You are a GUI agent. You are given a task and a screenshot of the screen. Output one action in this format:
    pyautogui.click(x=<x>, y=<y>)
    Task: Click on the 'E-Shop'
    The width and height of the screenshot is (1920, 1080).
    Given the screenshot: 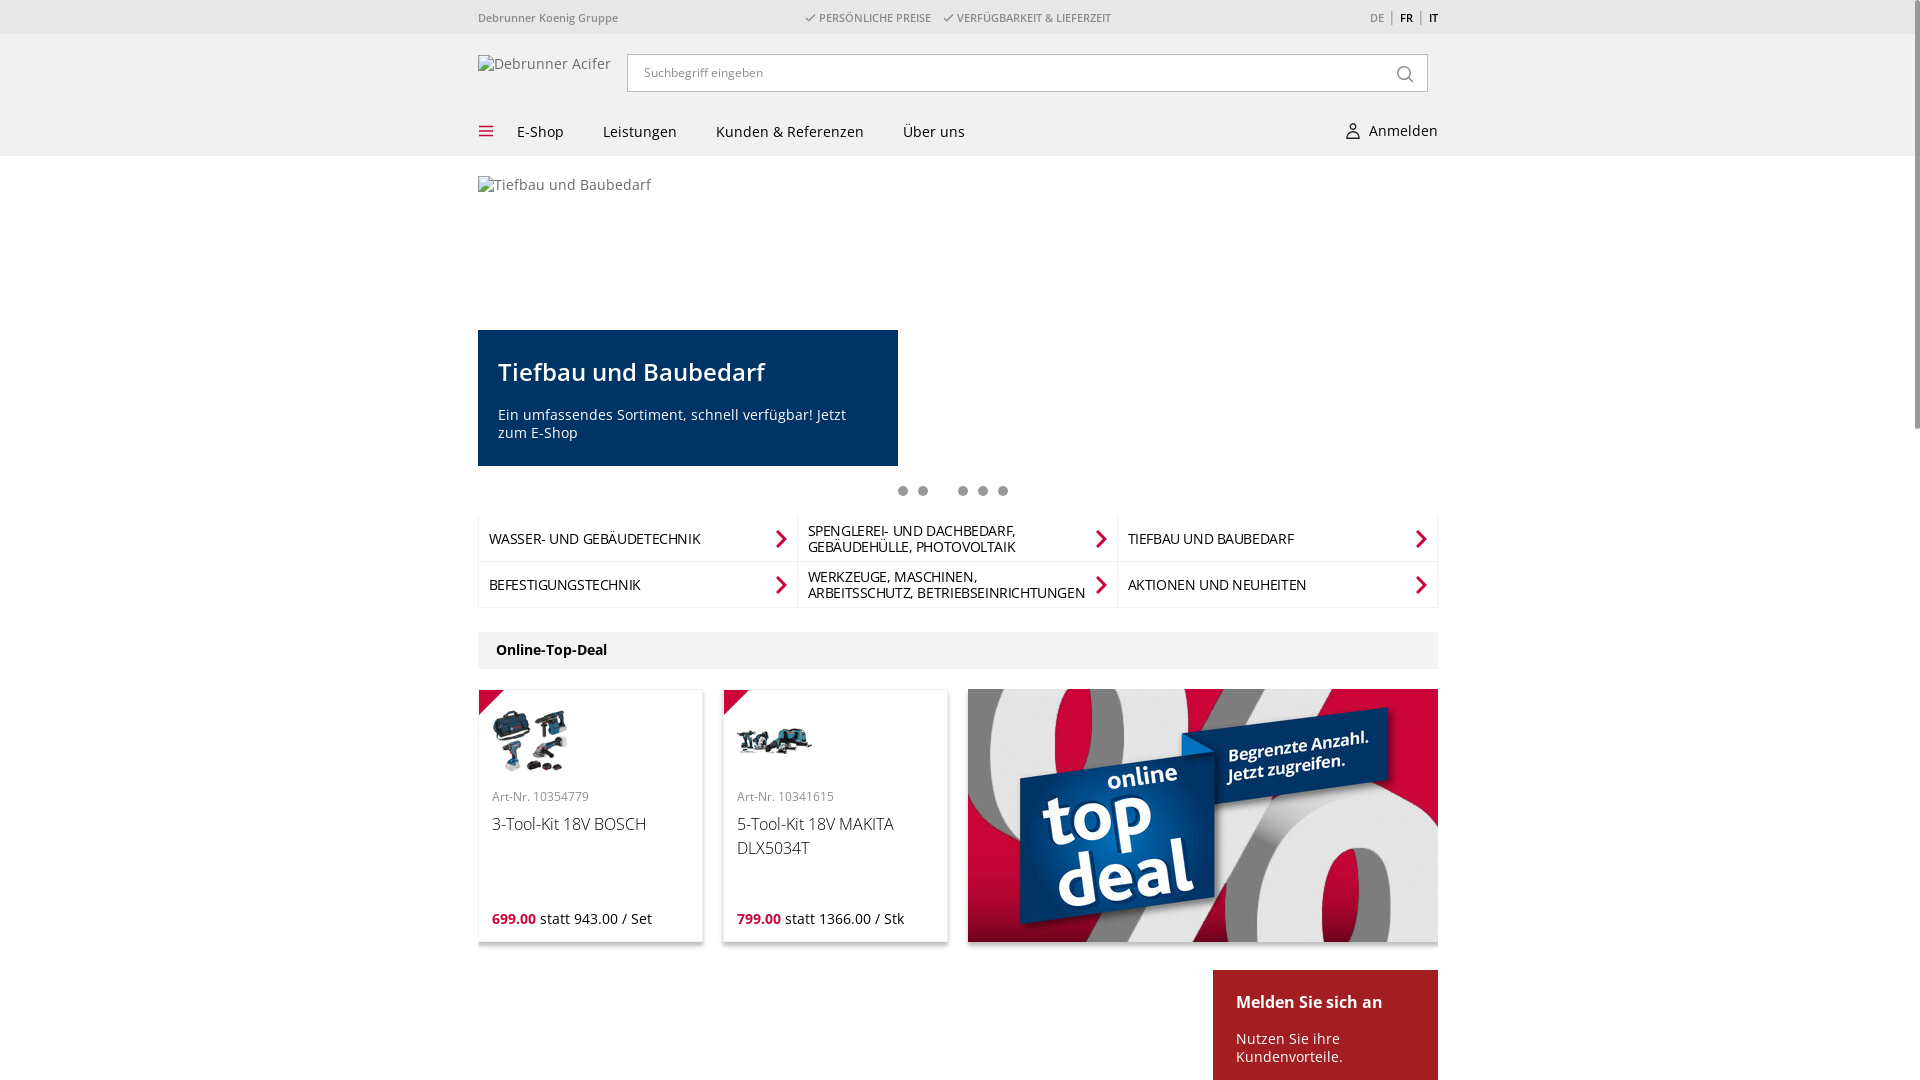 What is the action you would take?
    pyautogui.click(x=495, y=131)
    